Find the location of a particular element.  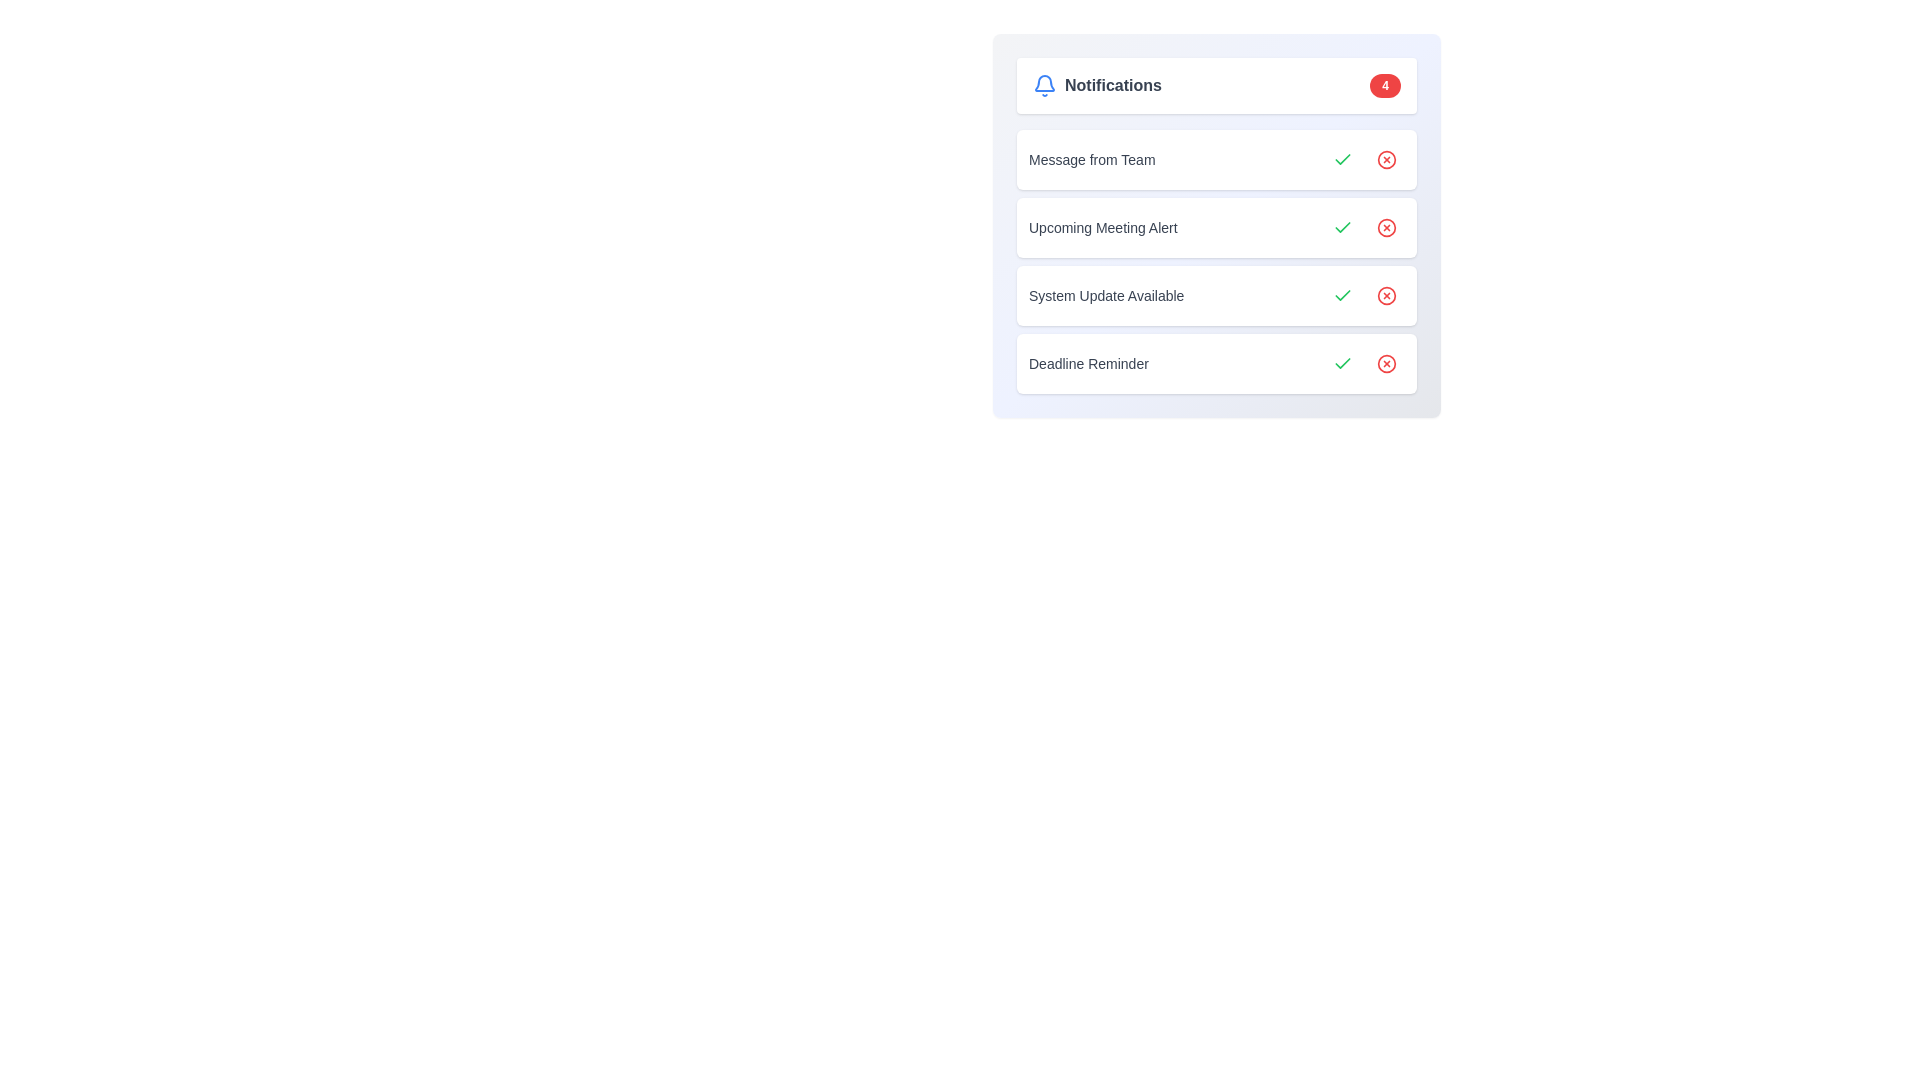

the confirmation button located to the right of the 'Message from Team' text in the first notification entry to confirm the action is located at coordinates (1343, 158).